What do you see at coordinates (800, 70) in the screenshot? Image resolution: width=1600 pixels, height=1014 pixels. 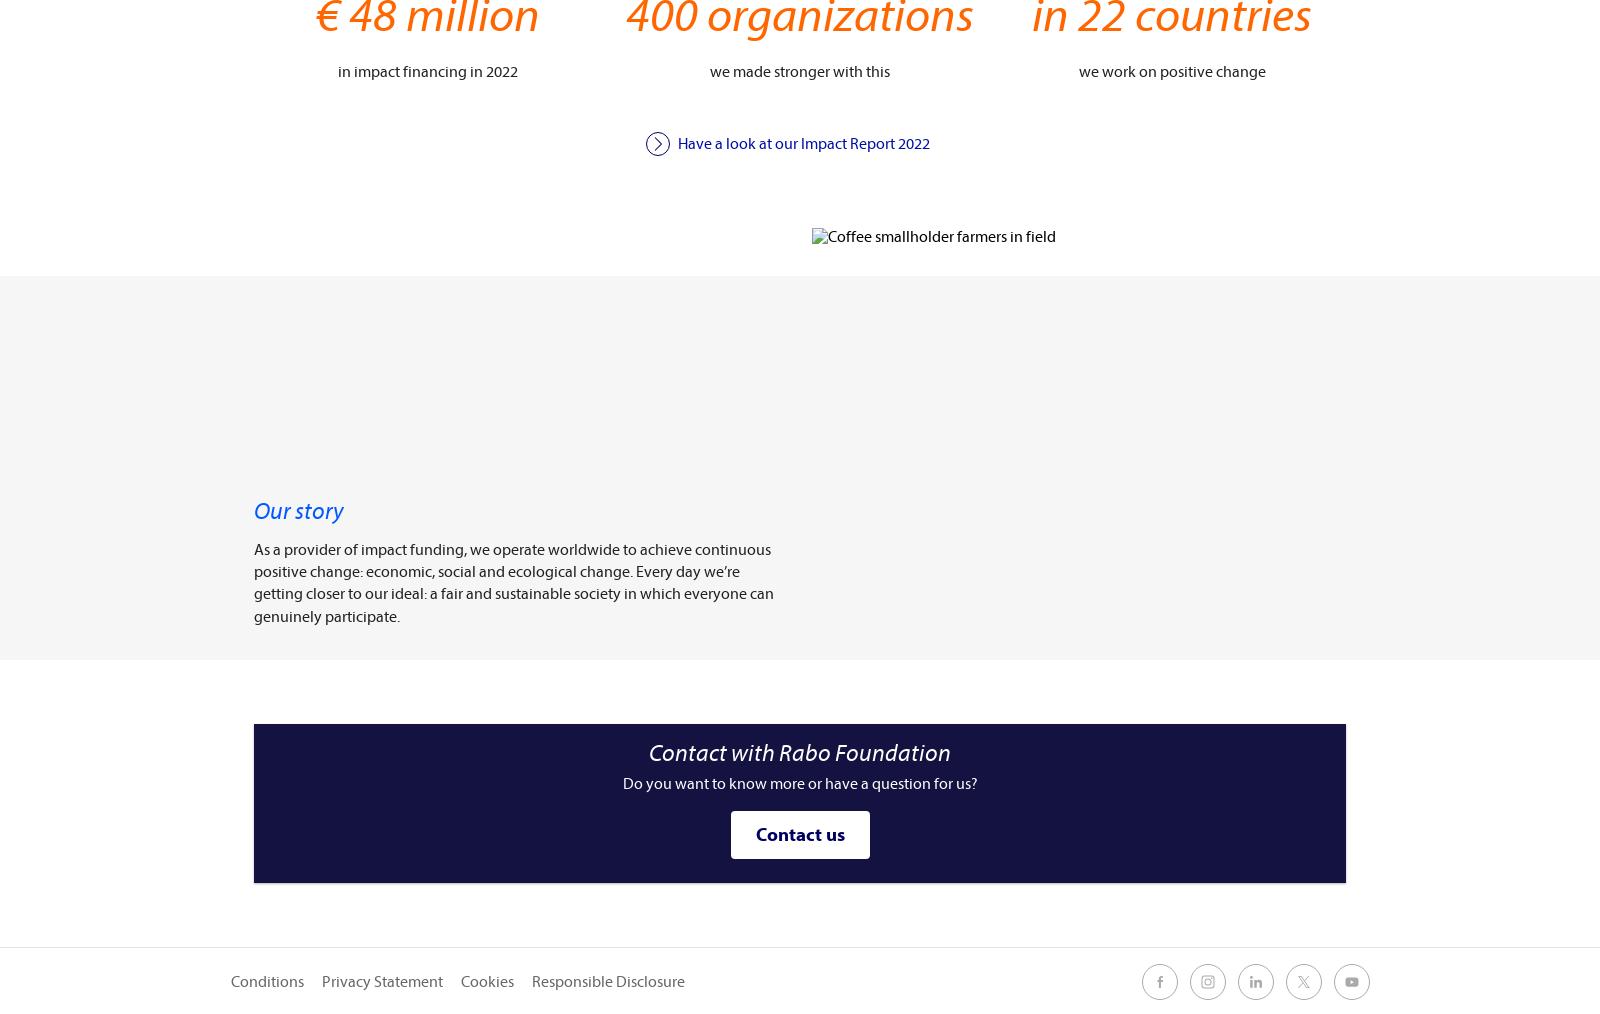 I see `'we made stronger with this'` at bounding box center [800, 70].